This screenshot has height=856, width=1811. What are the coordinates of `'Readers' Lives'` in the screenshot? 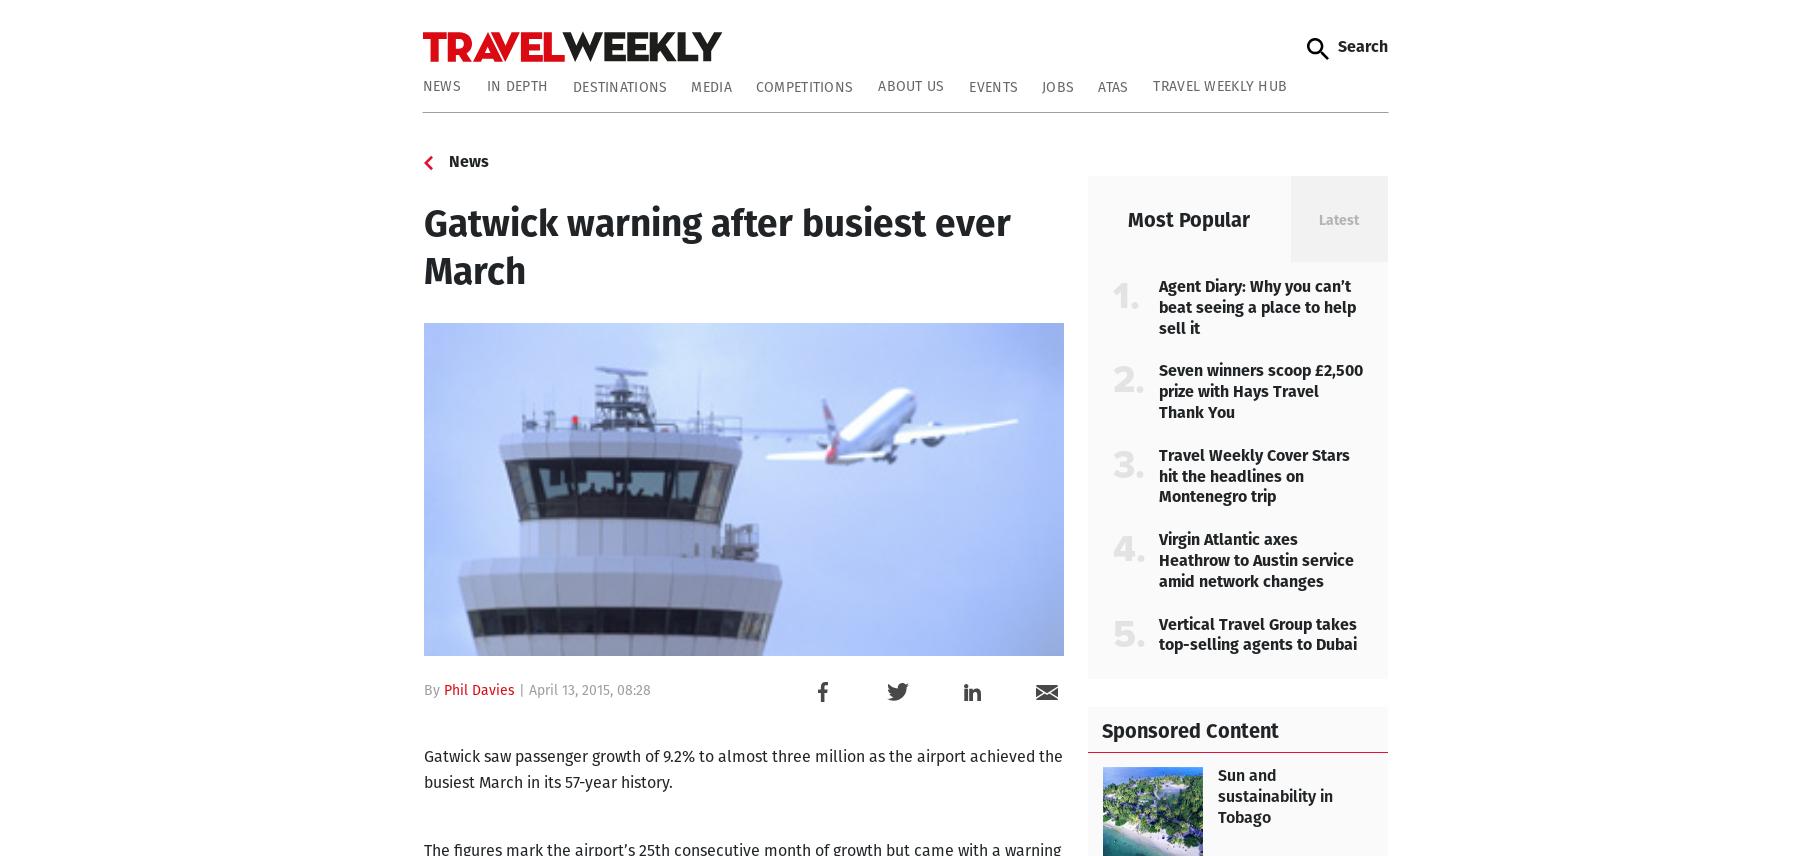 It's located at (436, 216).